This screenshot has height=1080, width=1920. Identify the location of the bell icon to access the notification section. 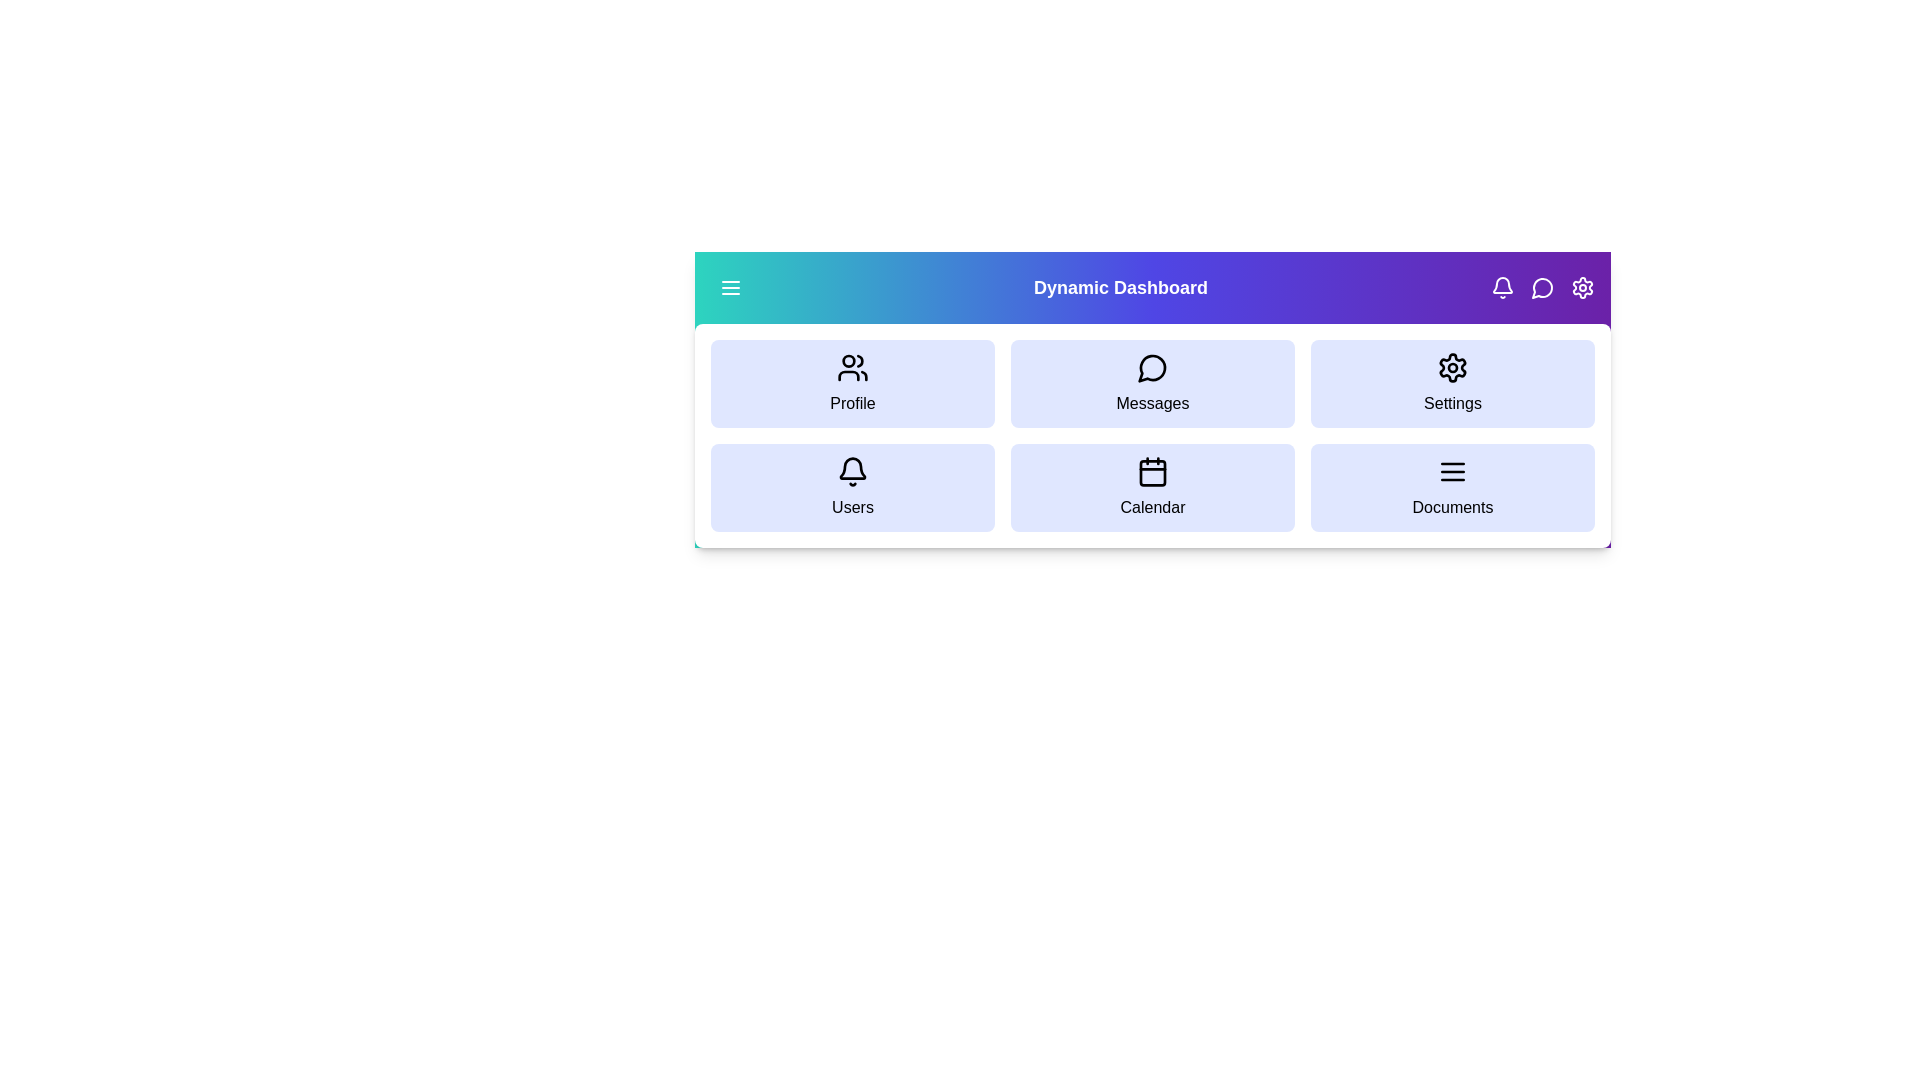
(1502, 288).